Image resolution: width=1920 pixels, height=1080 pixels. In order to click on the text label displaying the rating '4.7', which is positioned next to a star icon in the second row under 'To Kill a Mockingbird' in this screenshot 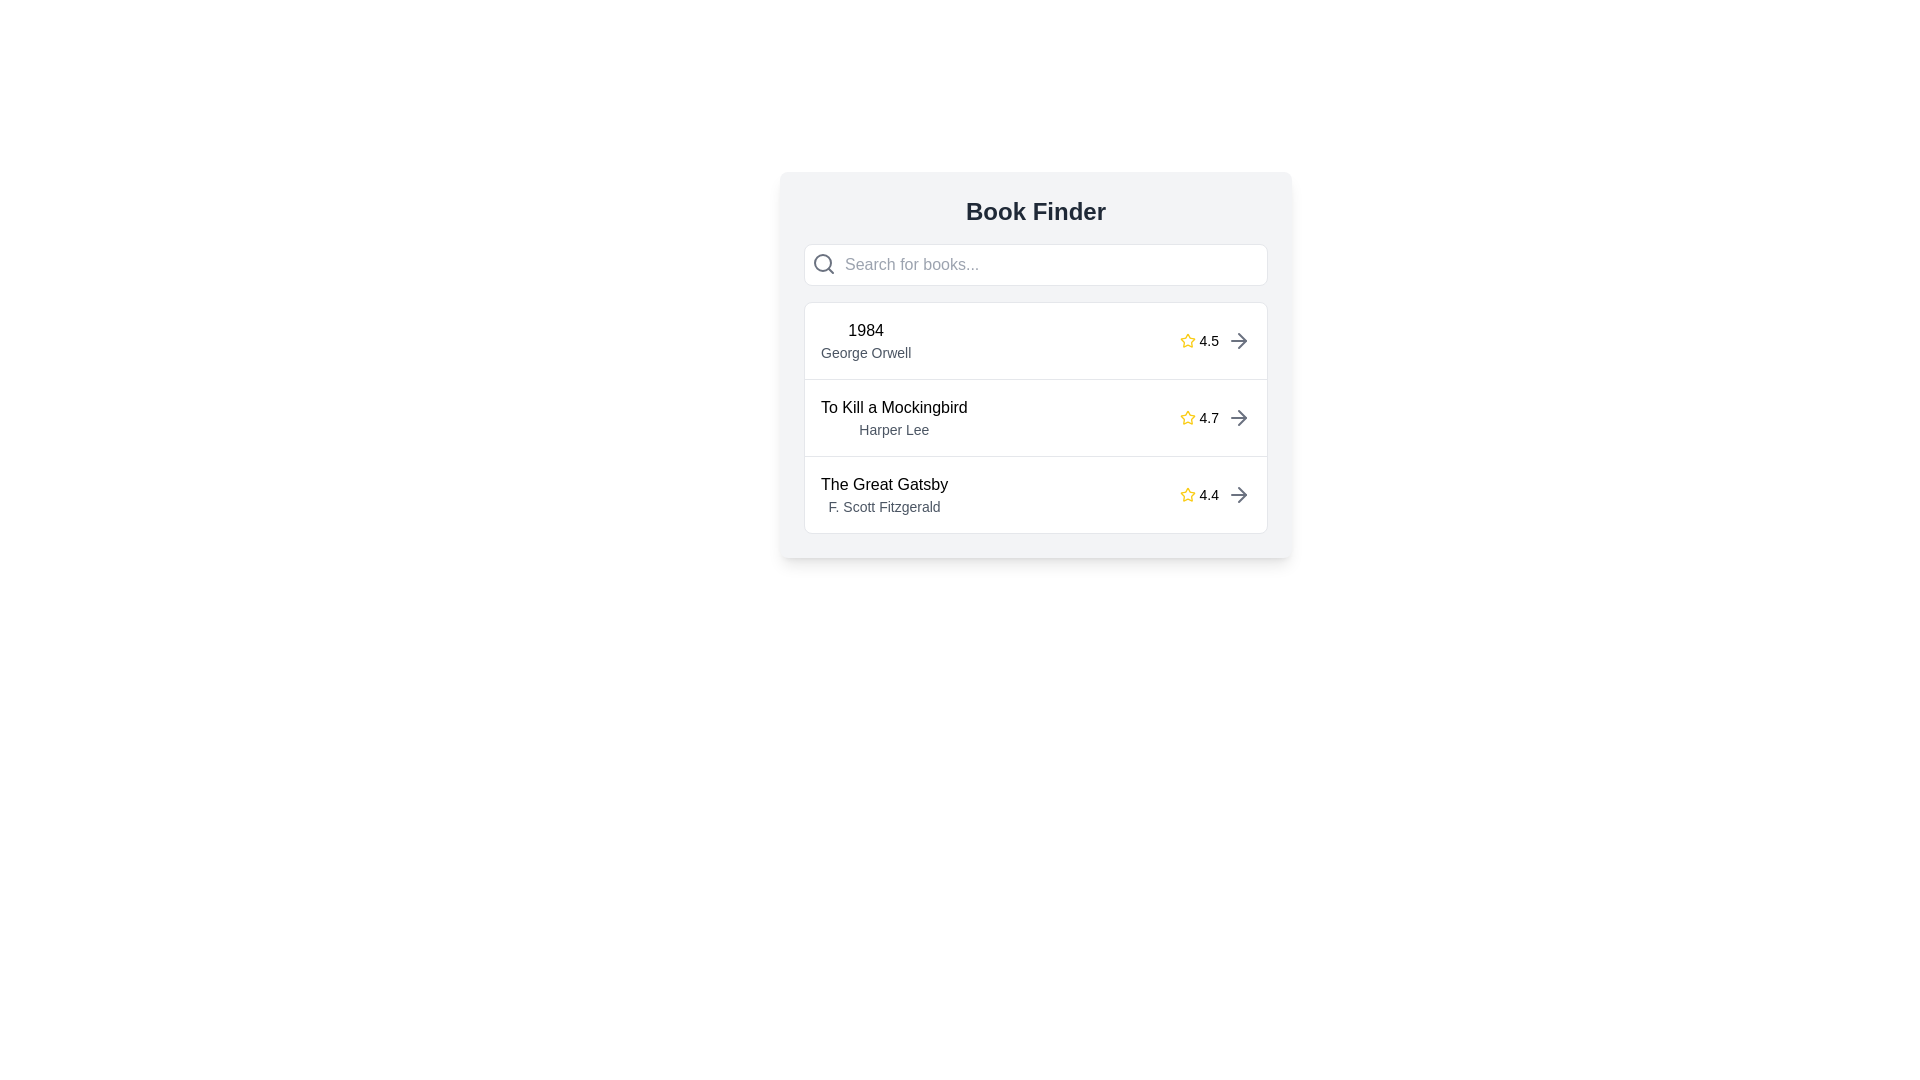, I will do `click(1208, 416)`.